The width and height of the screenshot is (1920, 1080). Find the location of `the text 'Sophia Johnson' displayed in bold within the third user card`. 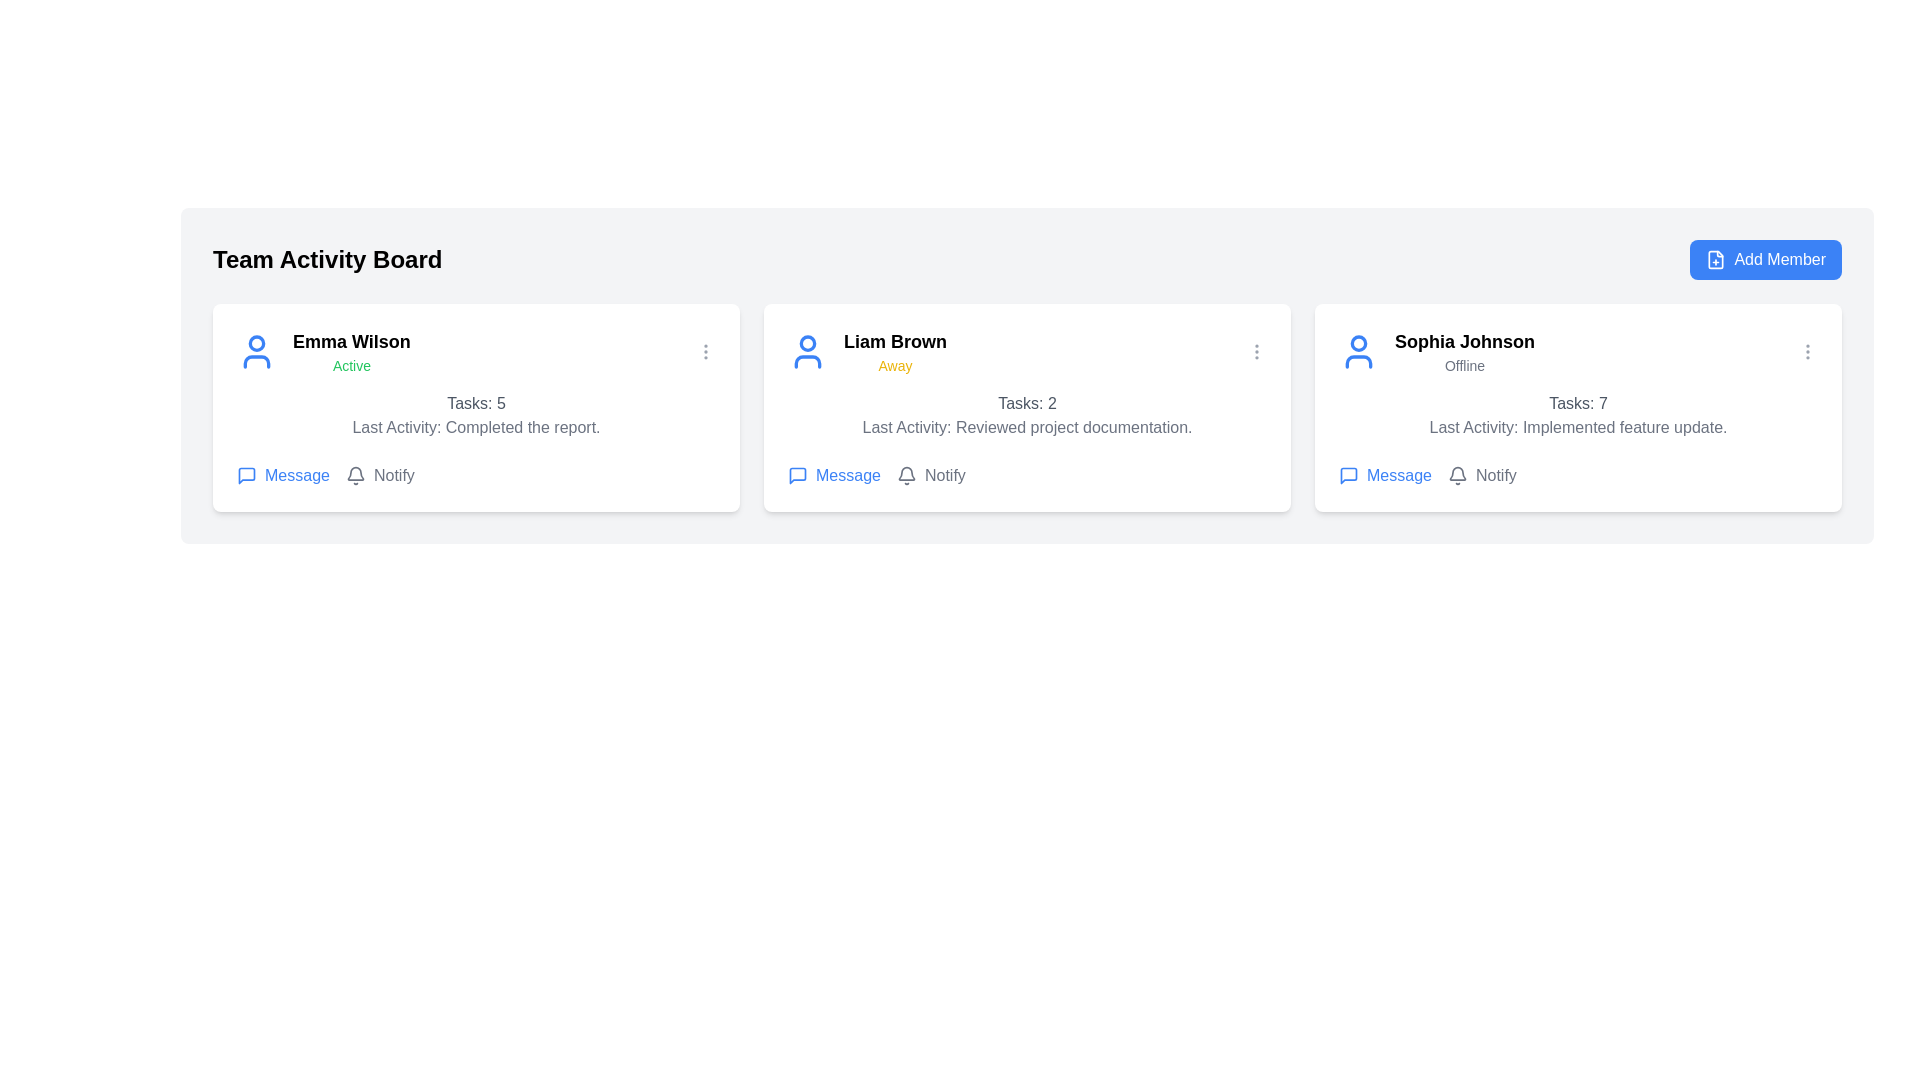

the text 'Sophia Johnson' displayed in bold within the third user card is located at coordinates (1464, 350).